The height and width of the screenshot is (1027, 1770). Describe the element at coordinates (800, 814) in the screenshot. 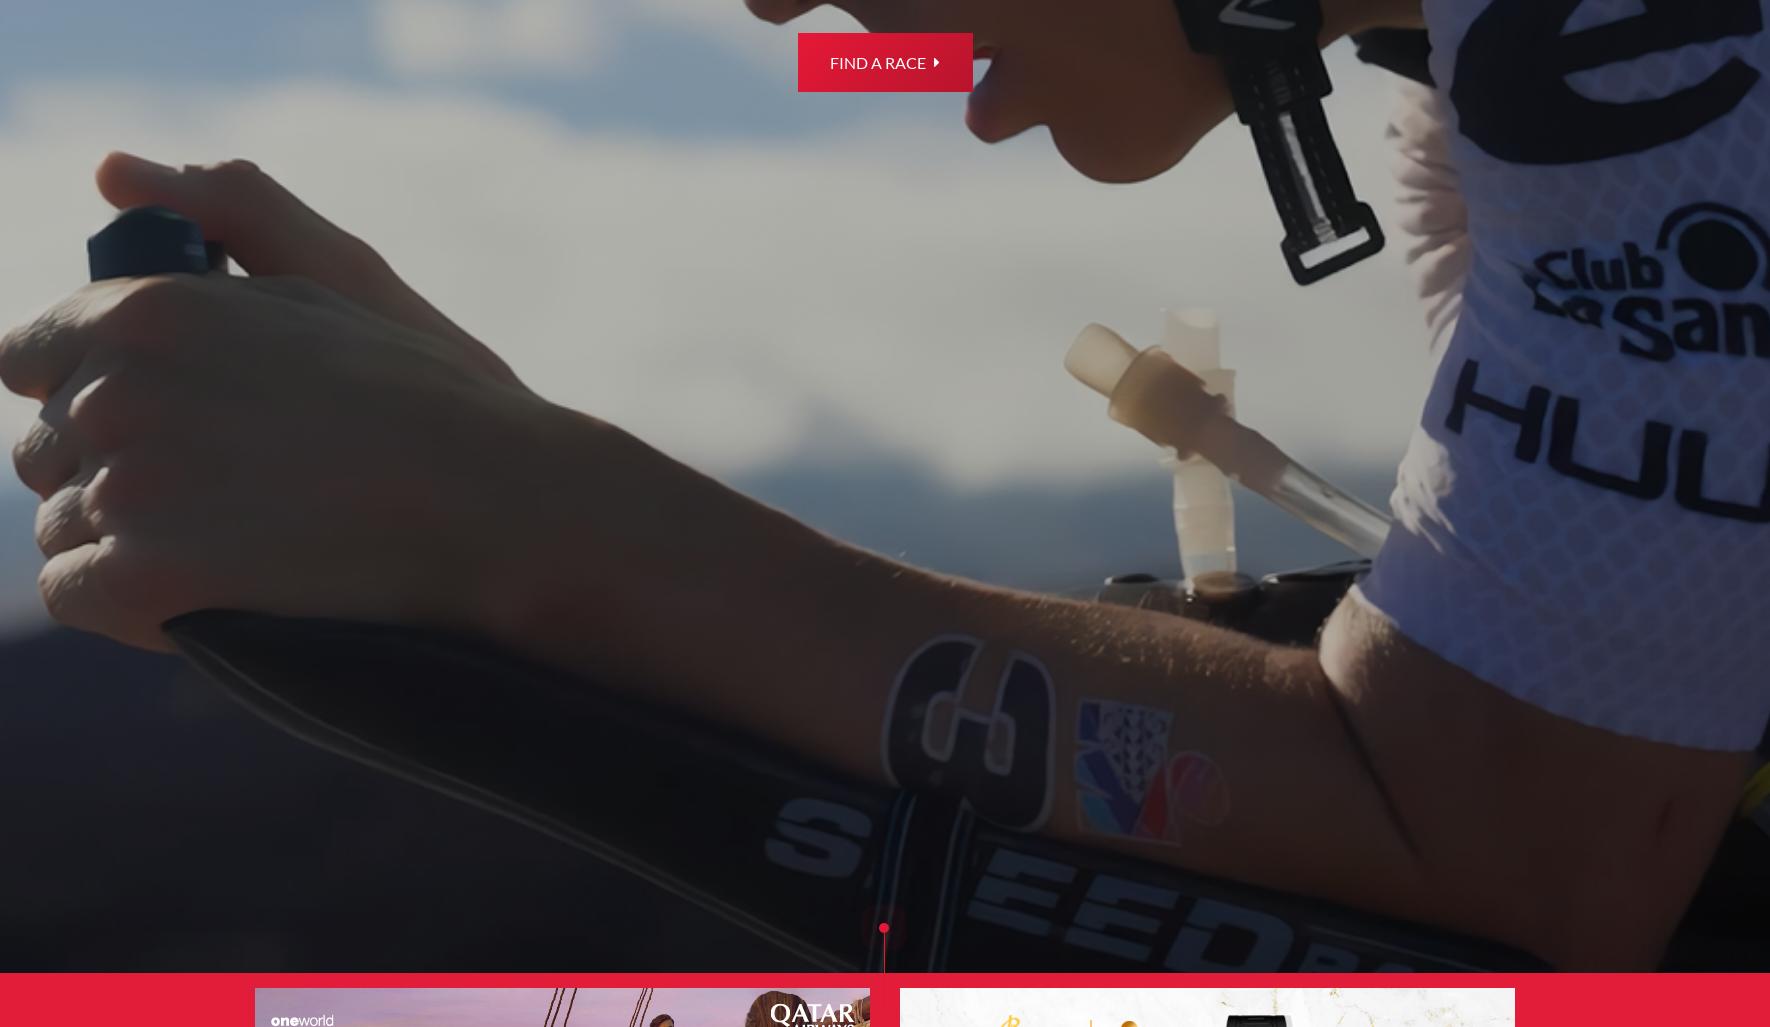

I see `'IRONMAN Life'` at that location.